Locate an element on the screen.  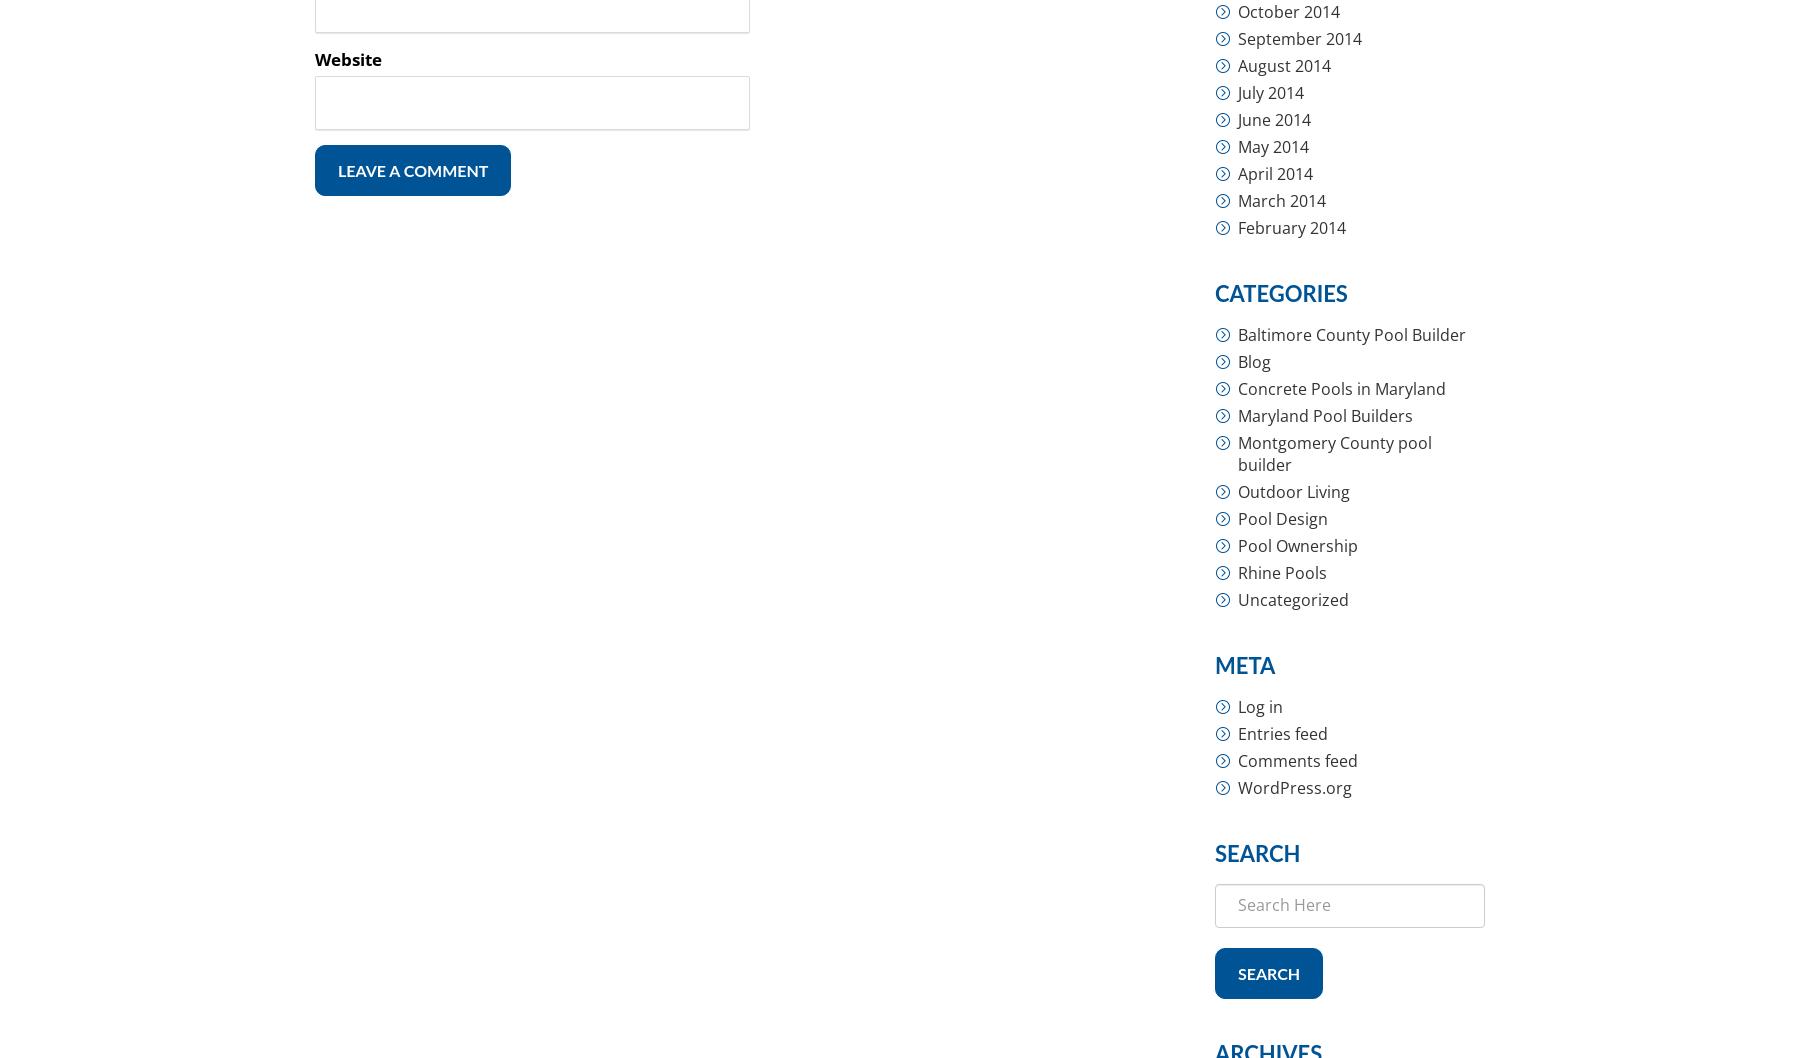
'May 2014' is located at coordinates (1273, 145).